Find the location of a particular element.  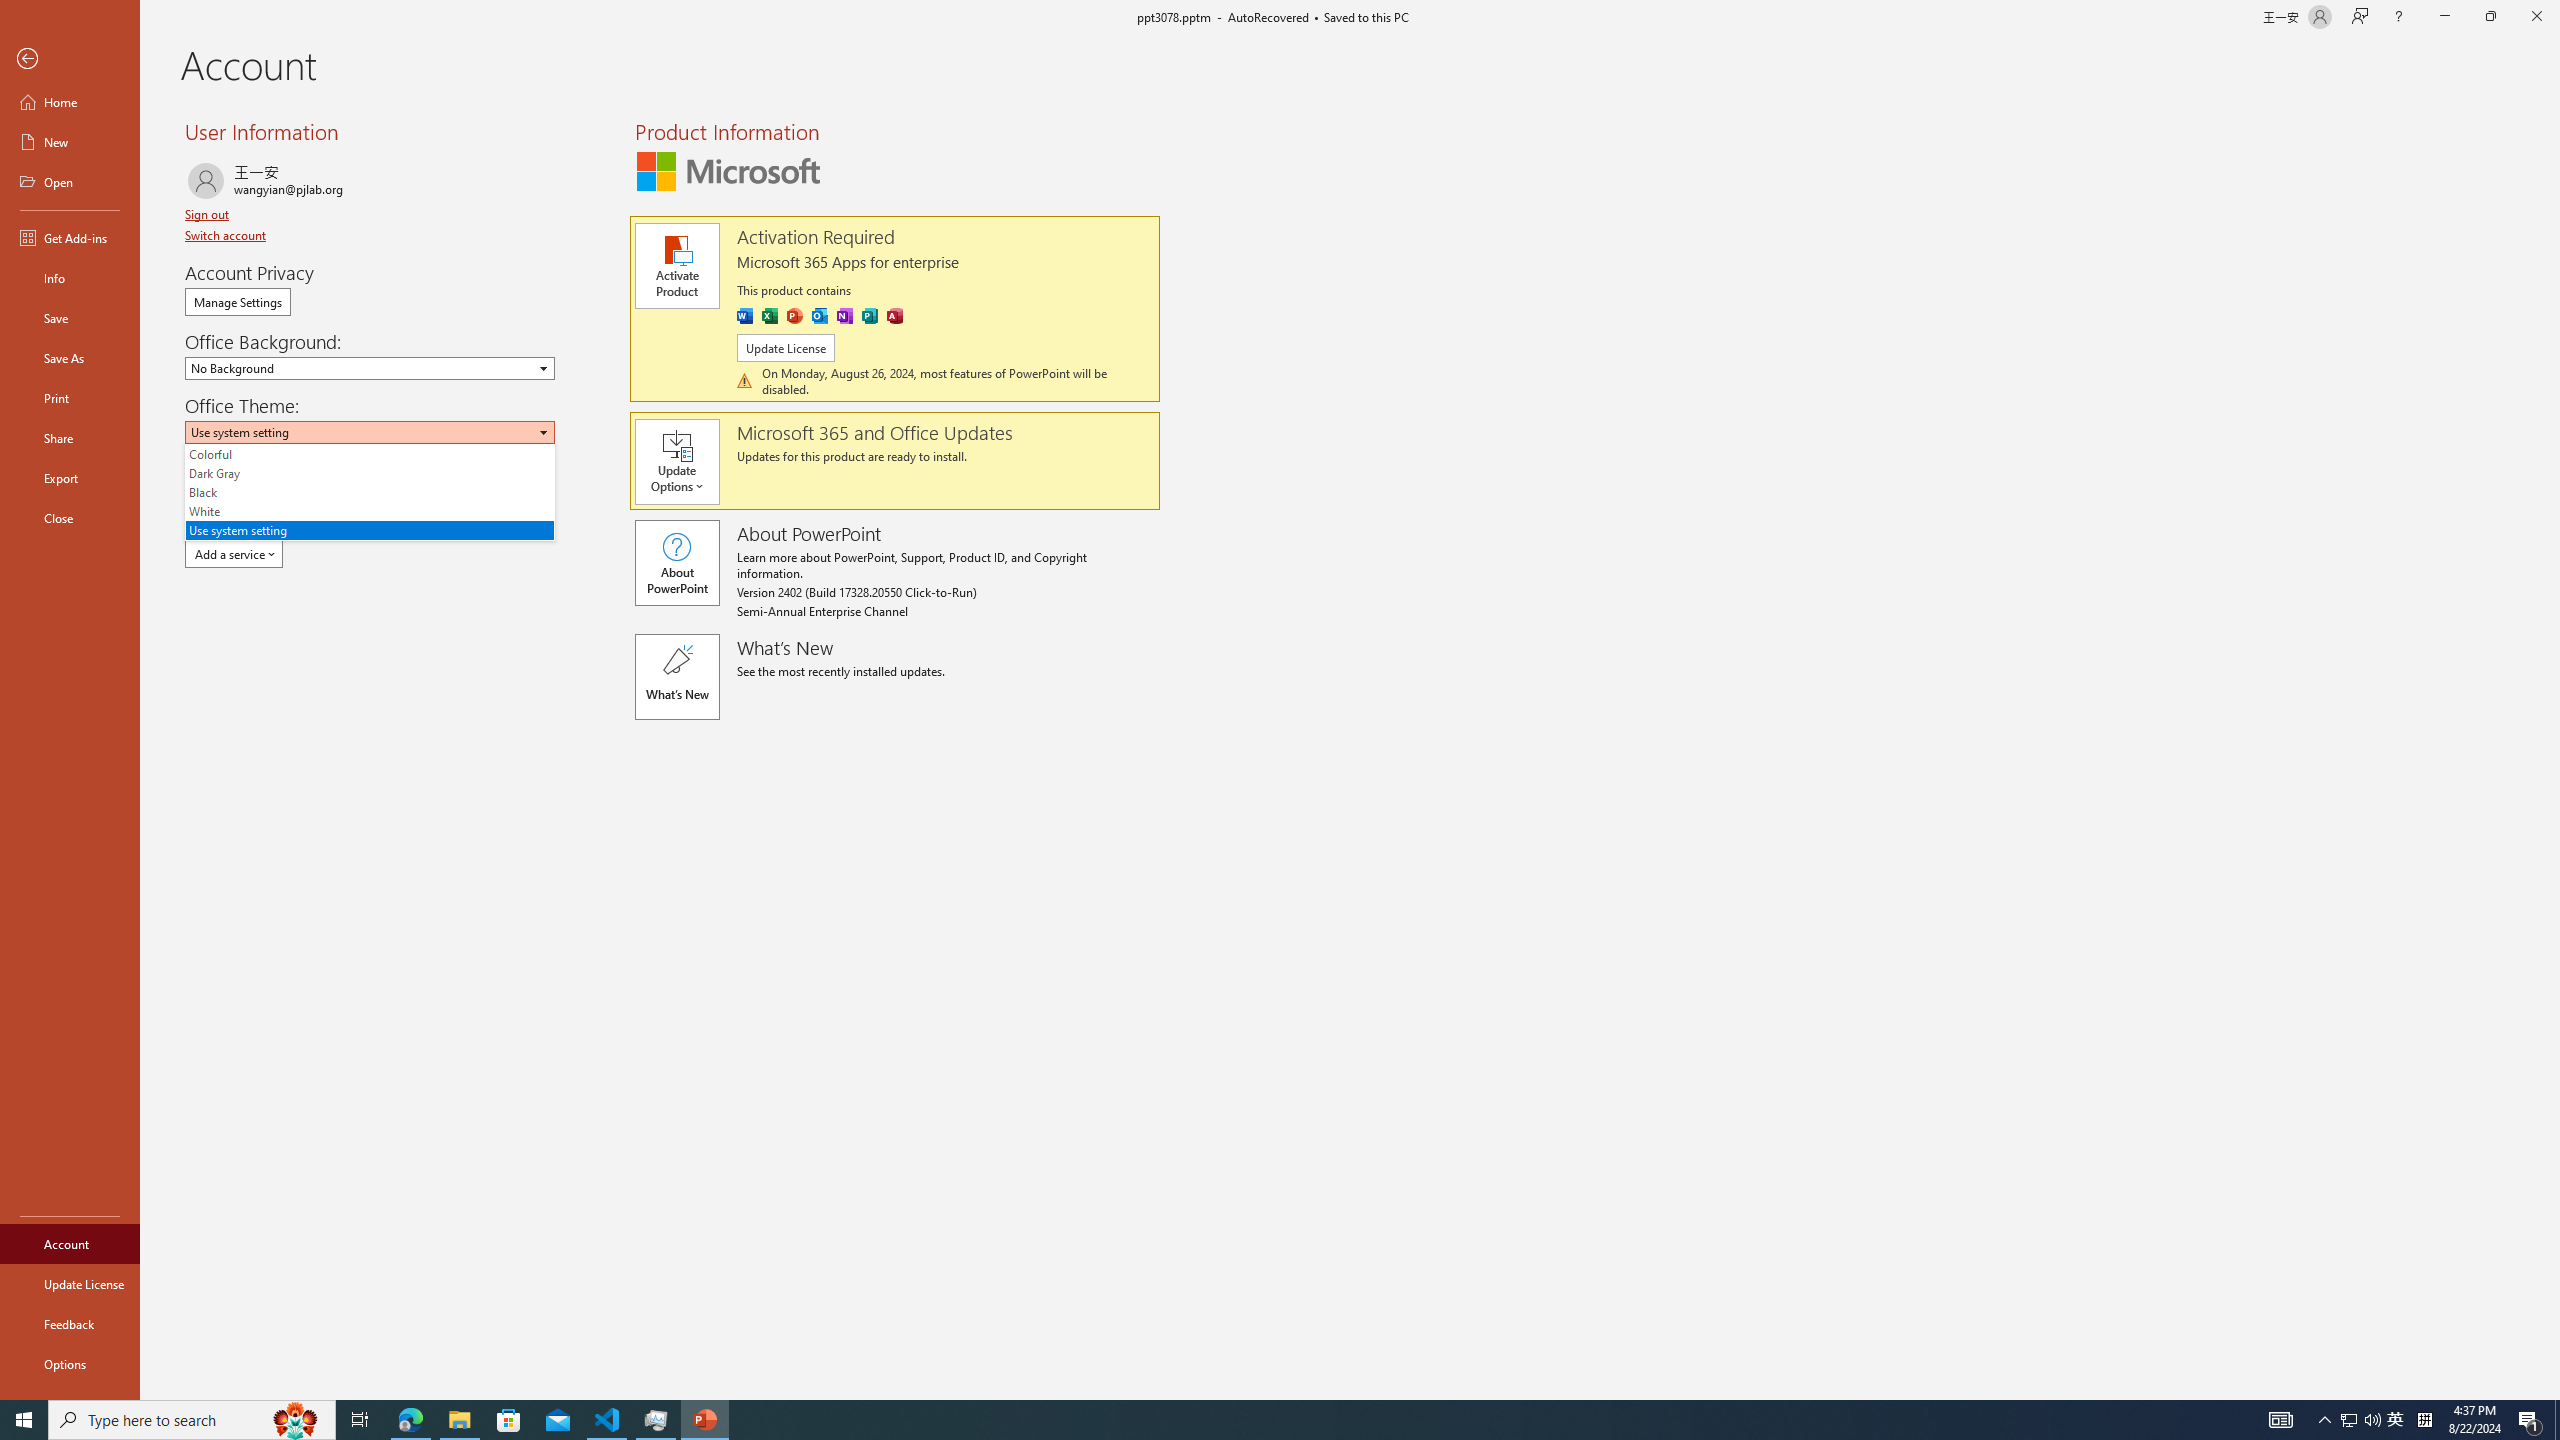

'Update Options' is located at coordinates (685, 462).